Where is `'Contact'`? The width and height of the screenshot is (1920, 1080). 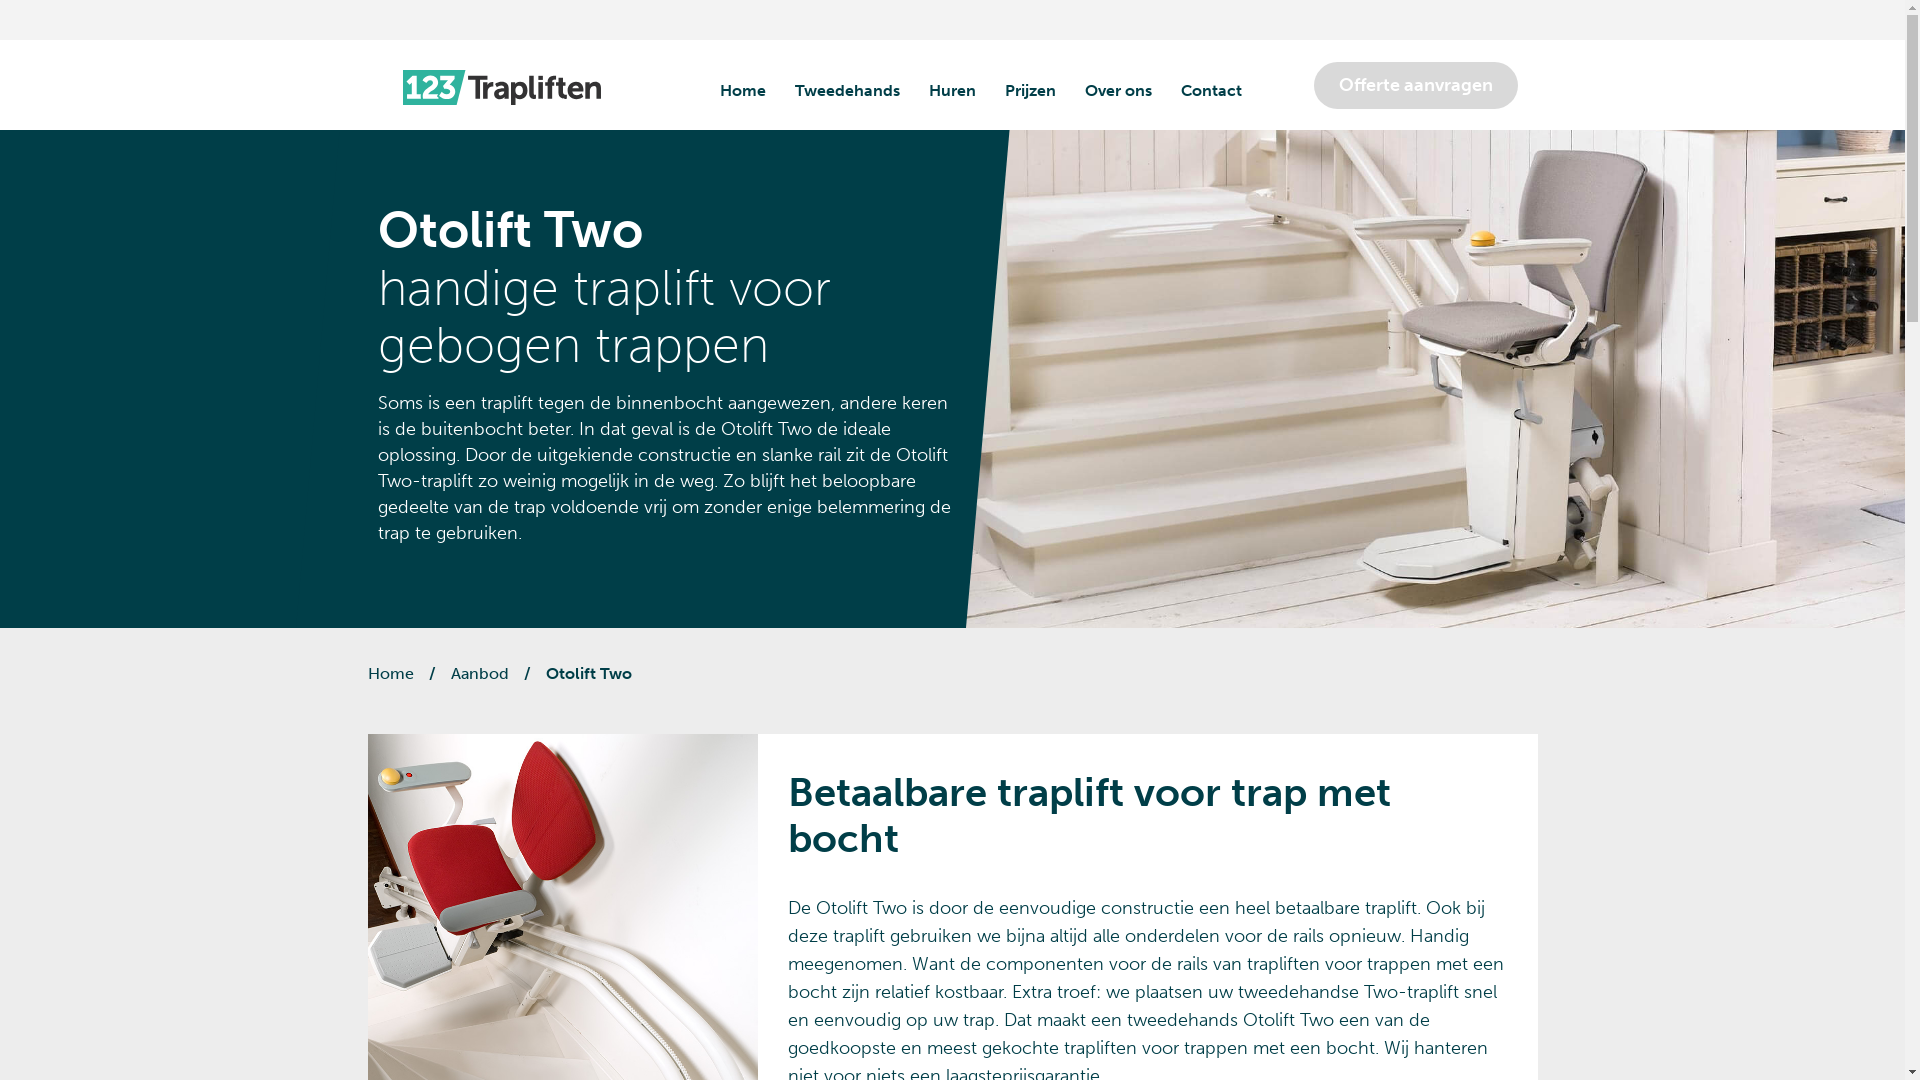
'Contact' is located at coordinates (1209, 91).